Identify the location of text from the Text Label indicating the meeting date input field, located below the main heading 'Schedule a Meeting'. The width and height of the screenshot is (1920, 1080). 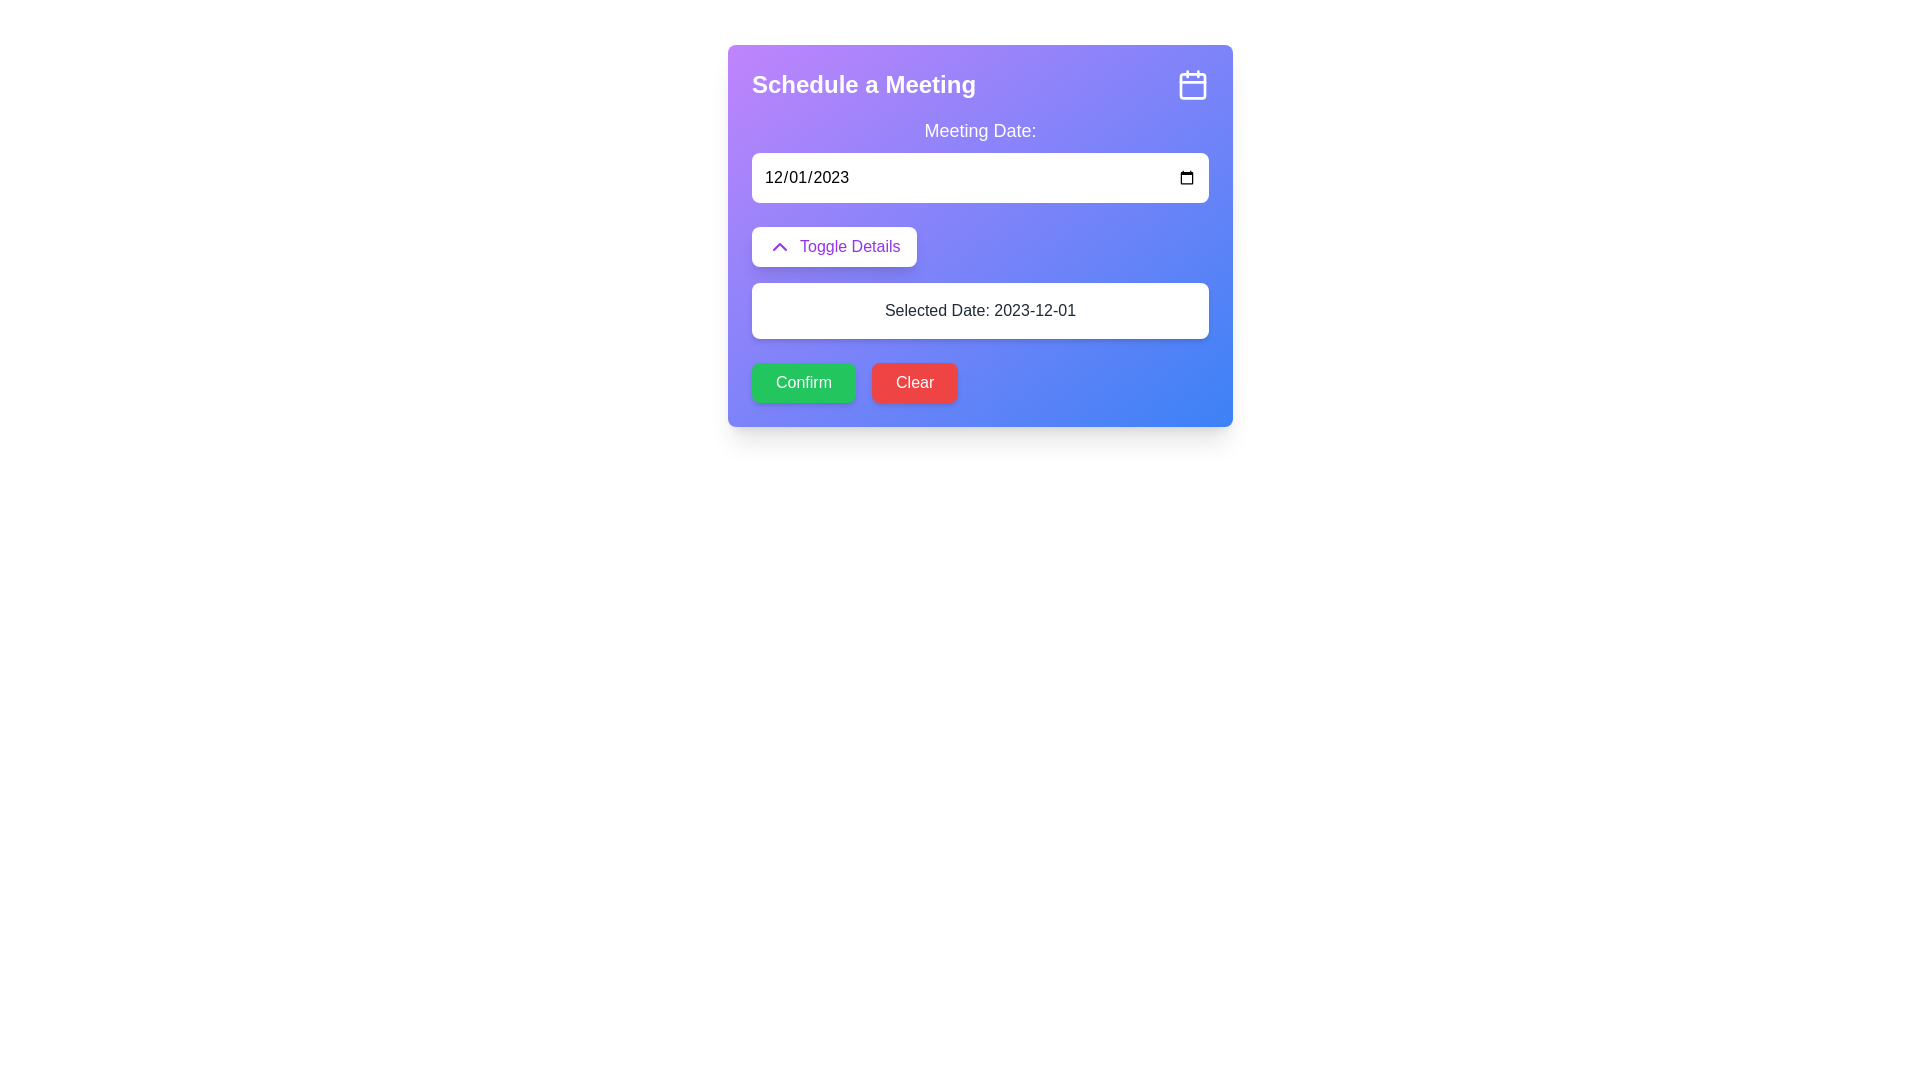
(980, 131).